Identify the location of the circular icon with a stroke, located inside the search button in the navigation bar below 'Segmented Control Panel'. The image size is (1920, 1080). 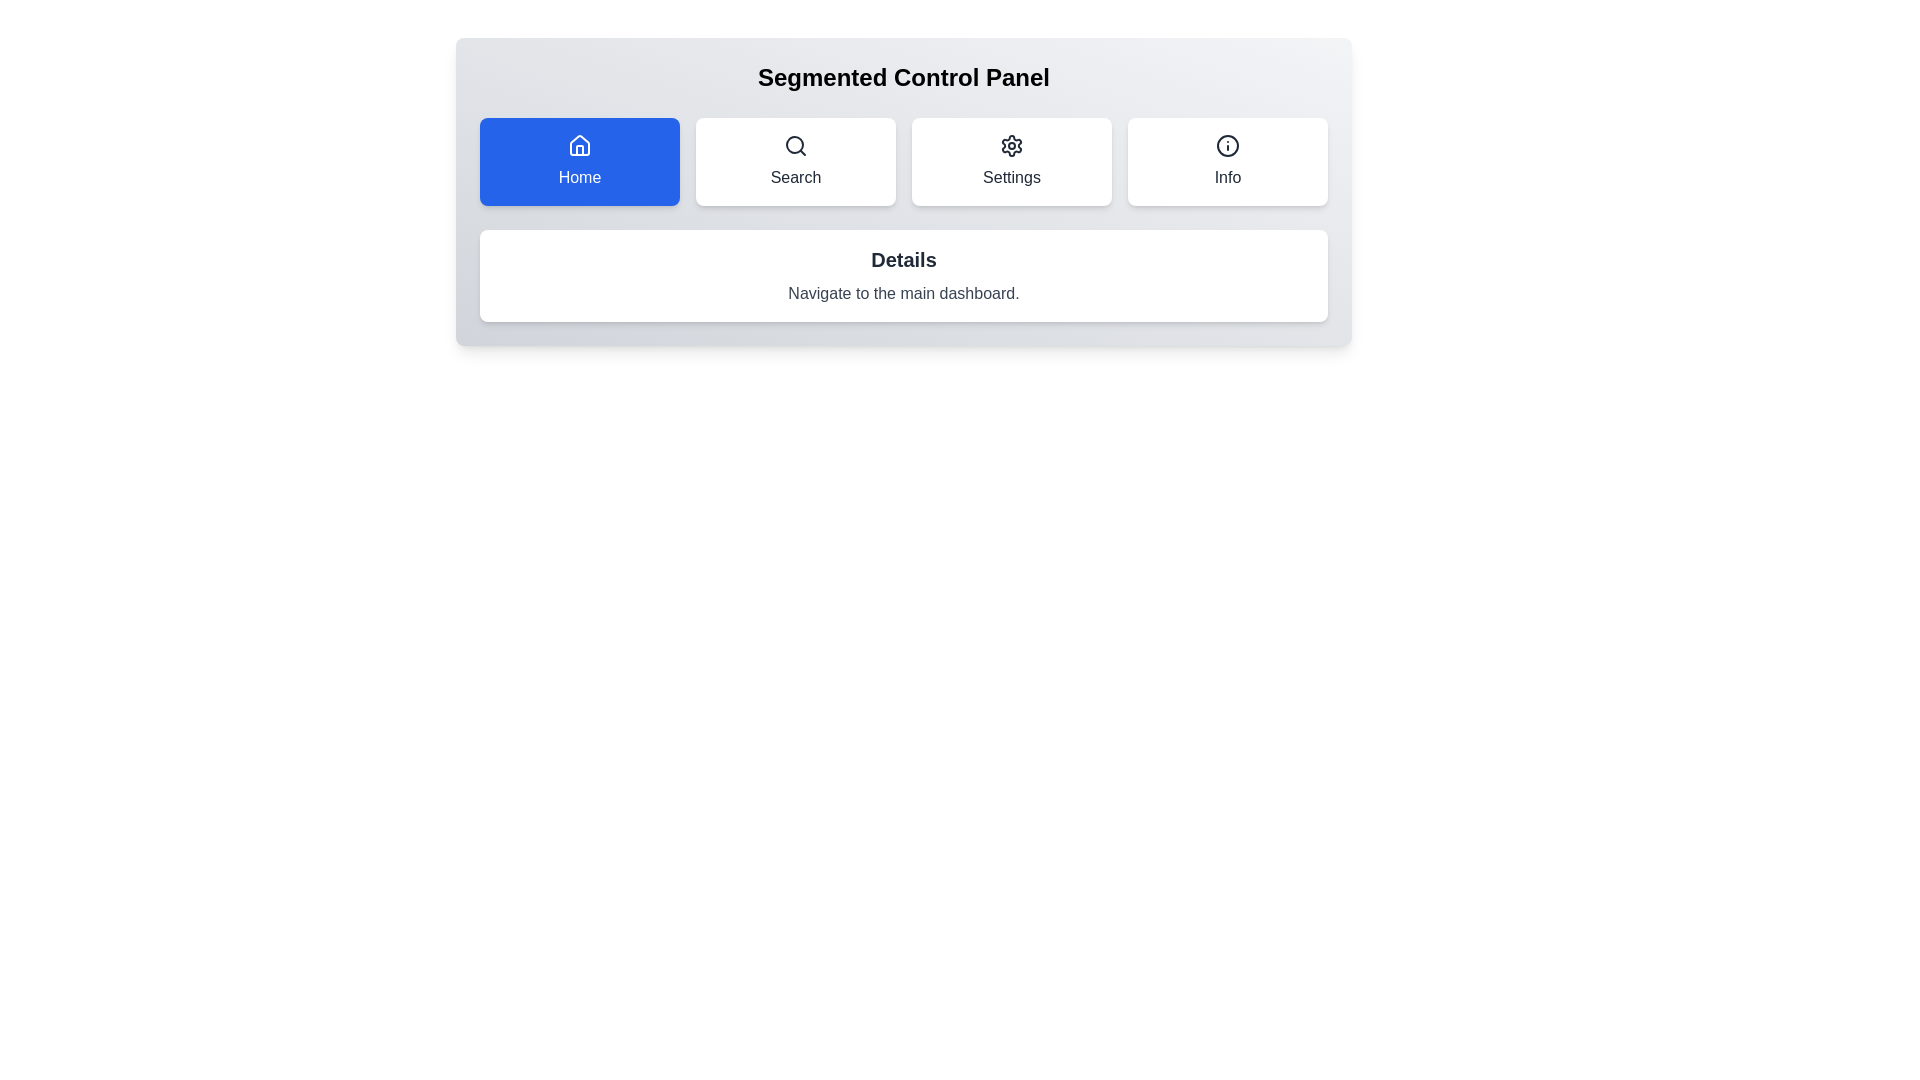
(794, 144).